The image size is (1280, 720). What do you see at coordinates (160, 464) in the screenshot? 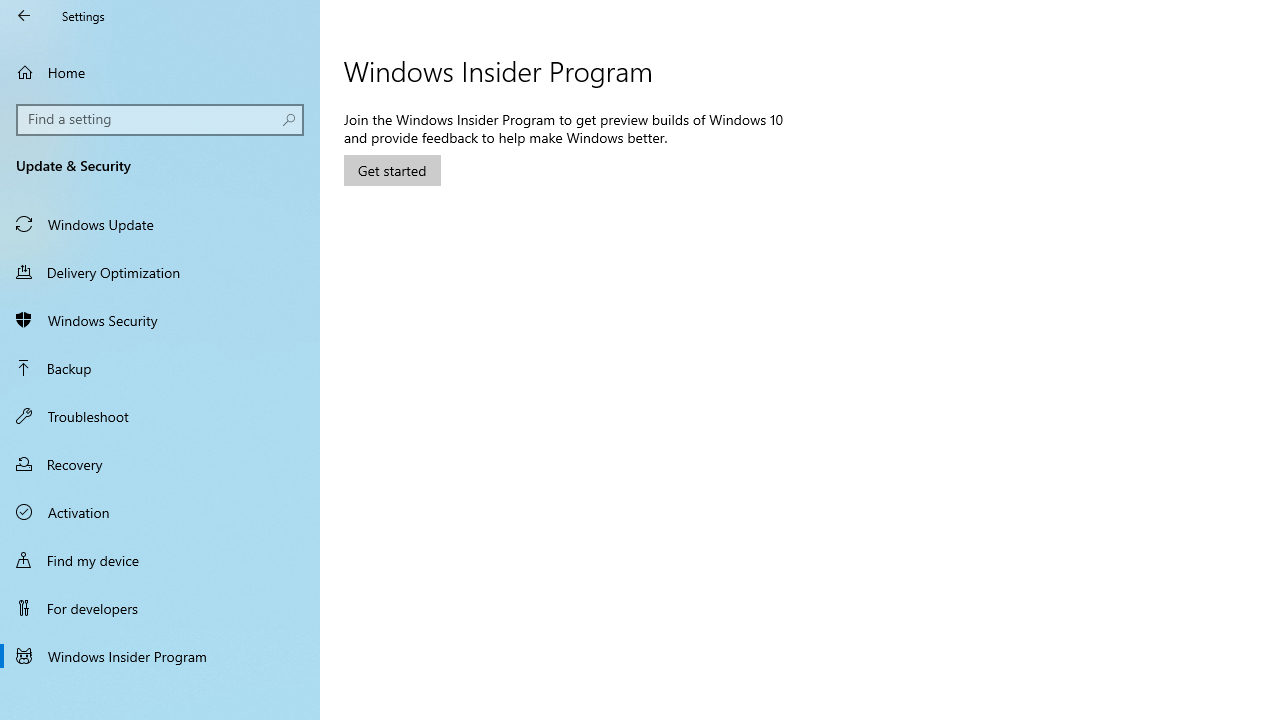
I see `'Recovery'` at bounding box center [160, 464].